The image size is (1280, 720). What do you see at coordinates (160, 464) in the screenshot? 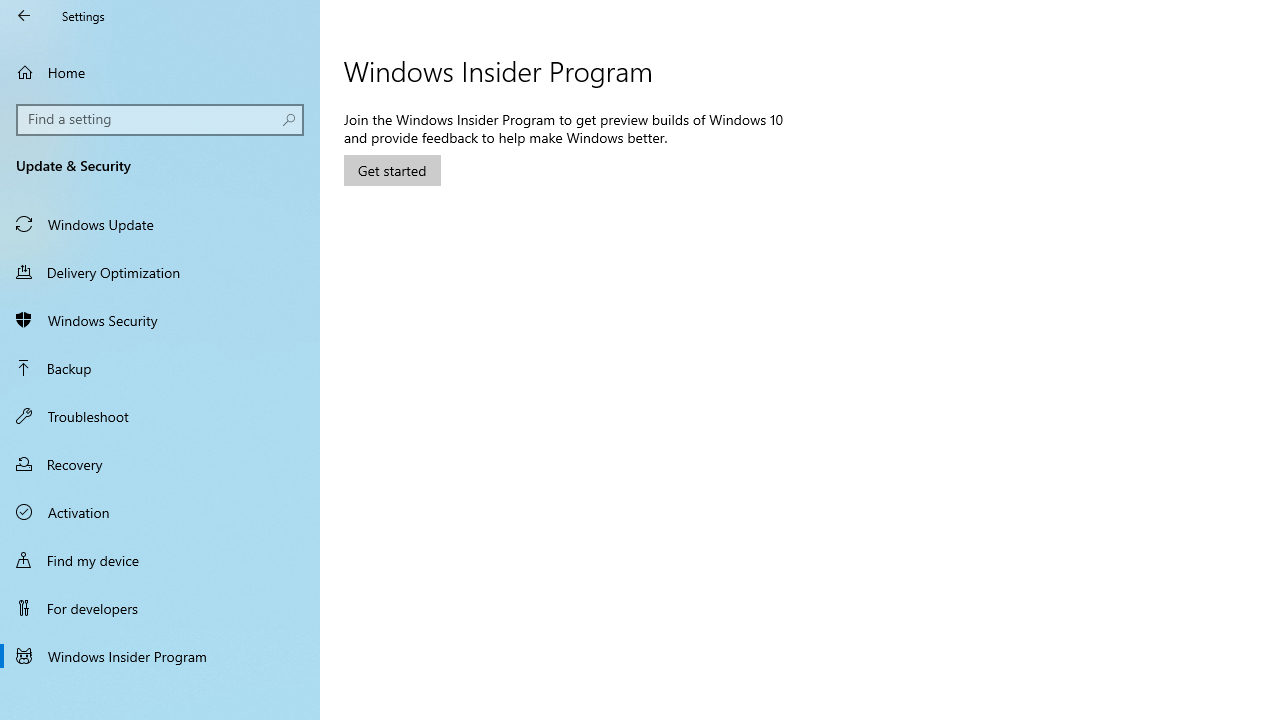
I see `'Recovery'` at bounding box center [160, 464].